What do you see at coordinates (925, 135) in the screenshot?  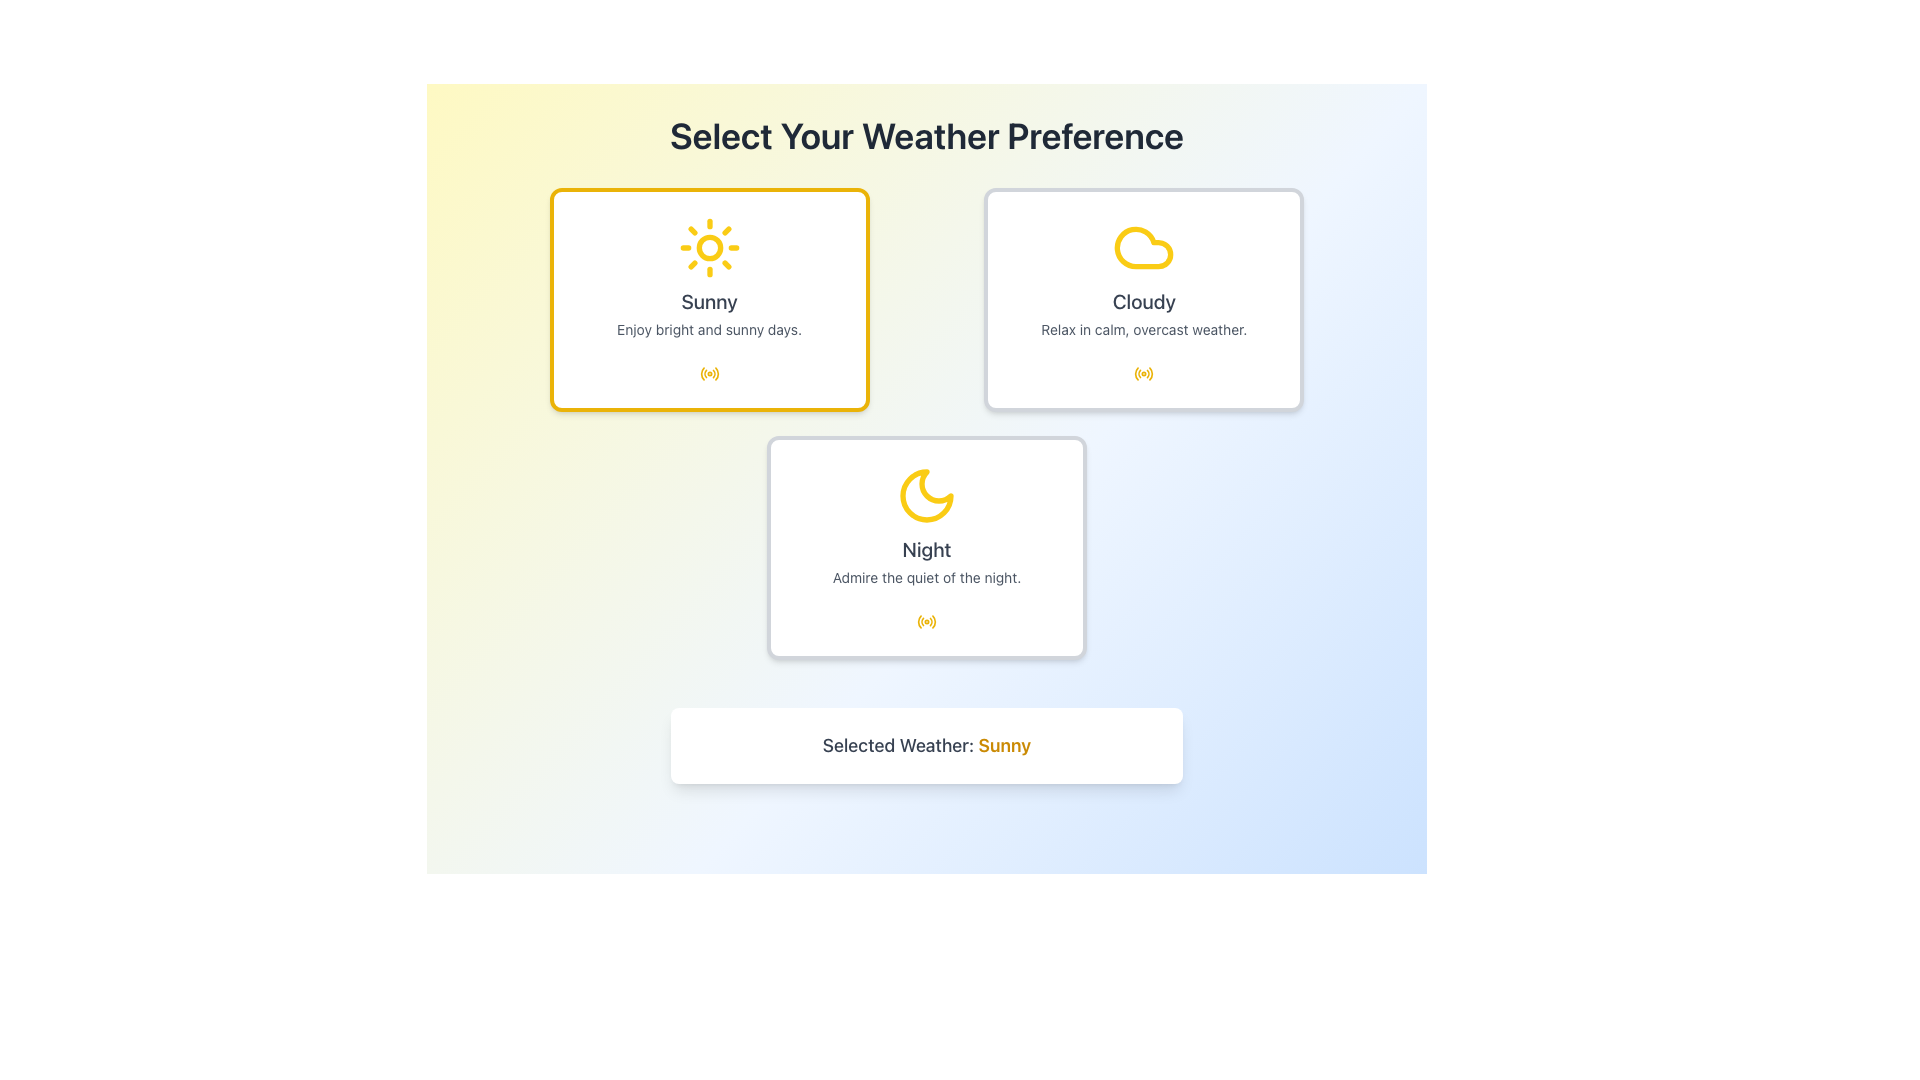 I see `the heading text displaying 'Select Your Weather Preference', which is centrally positioned at the top of the interface with a light, gradient background` at bounding box center [925, 135].